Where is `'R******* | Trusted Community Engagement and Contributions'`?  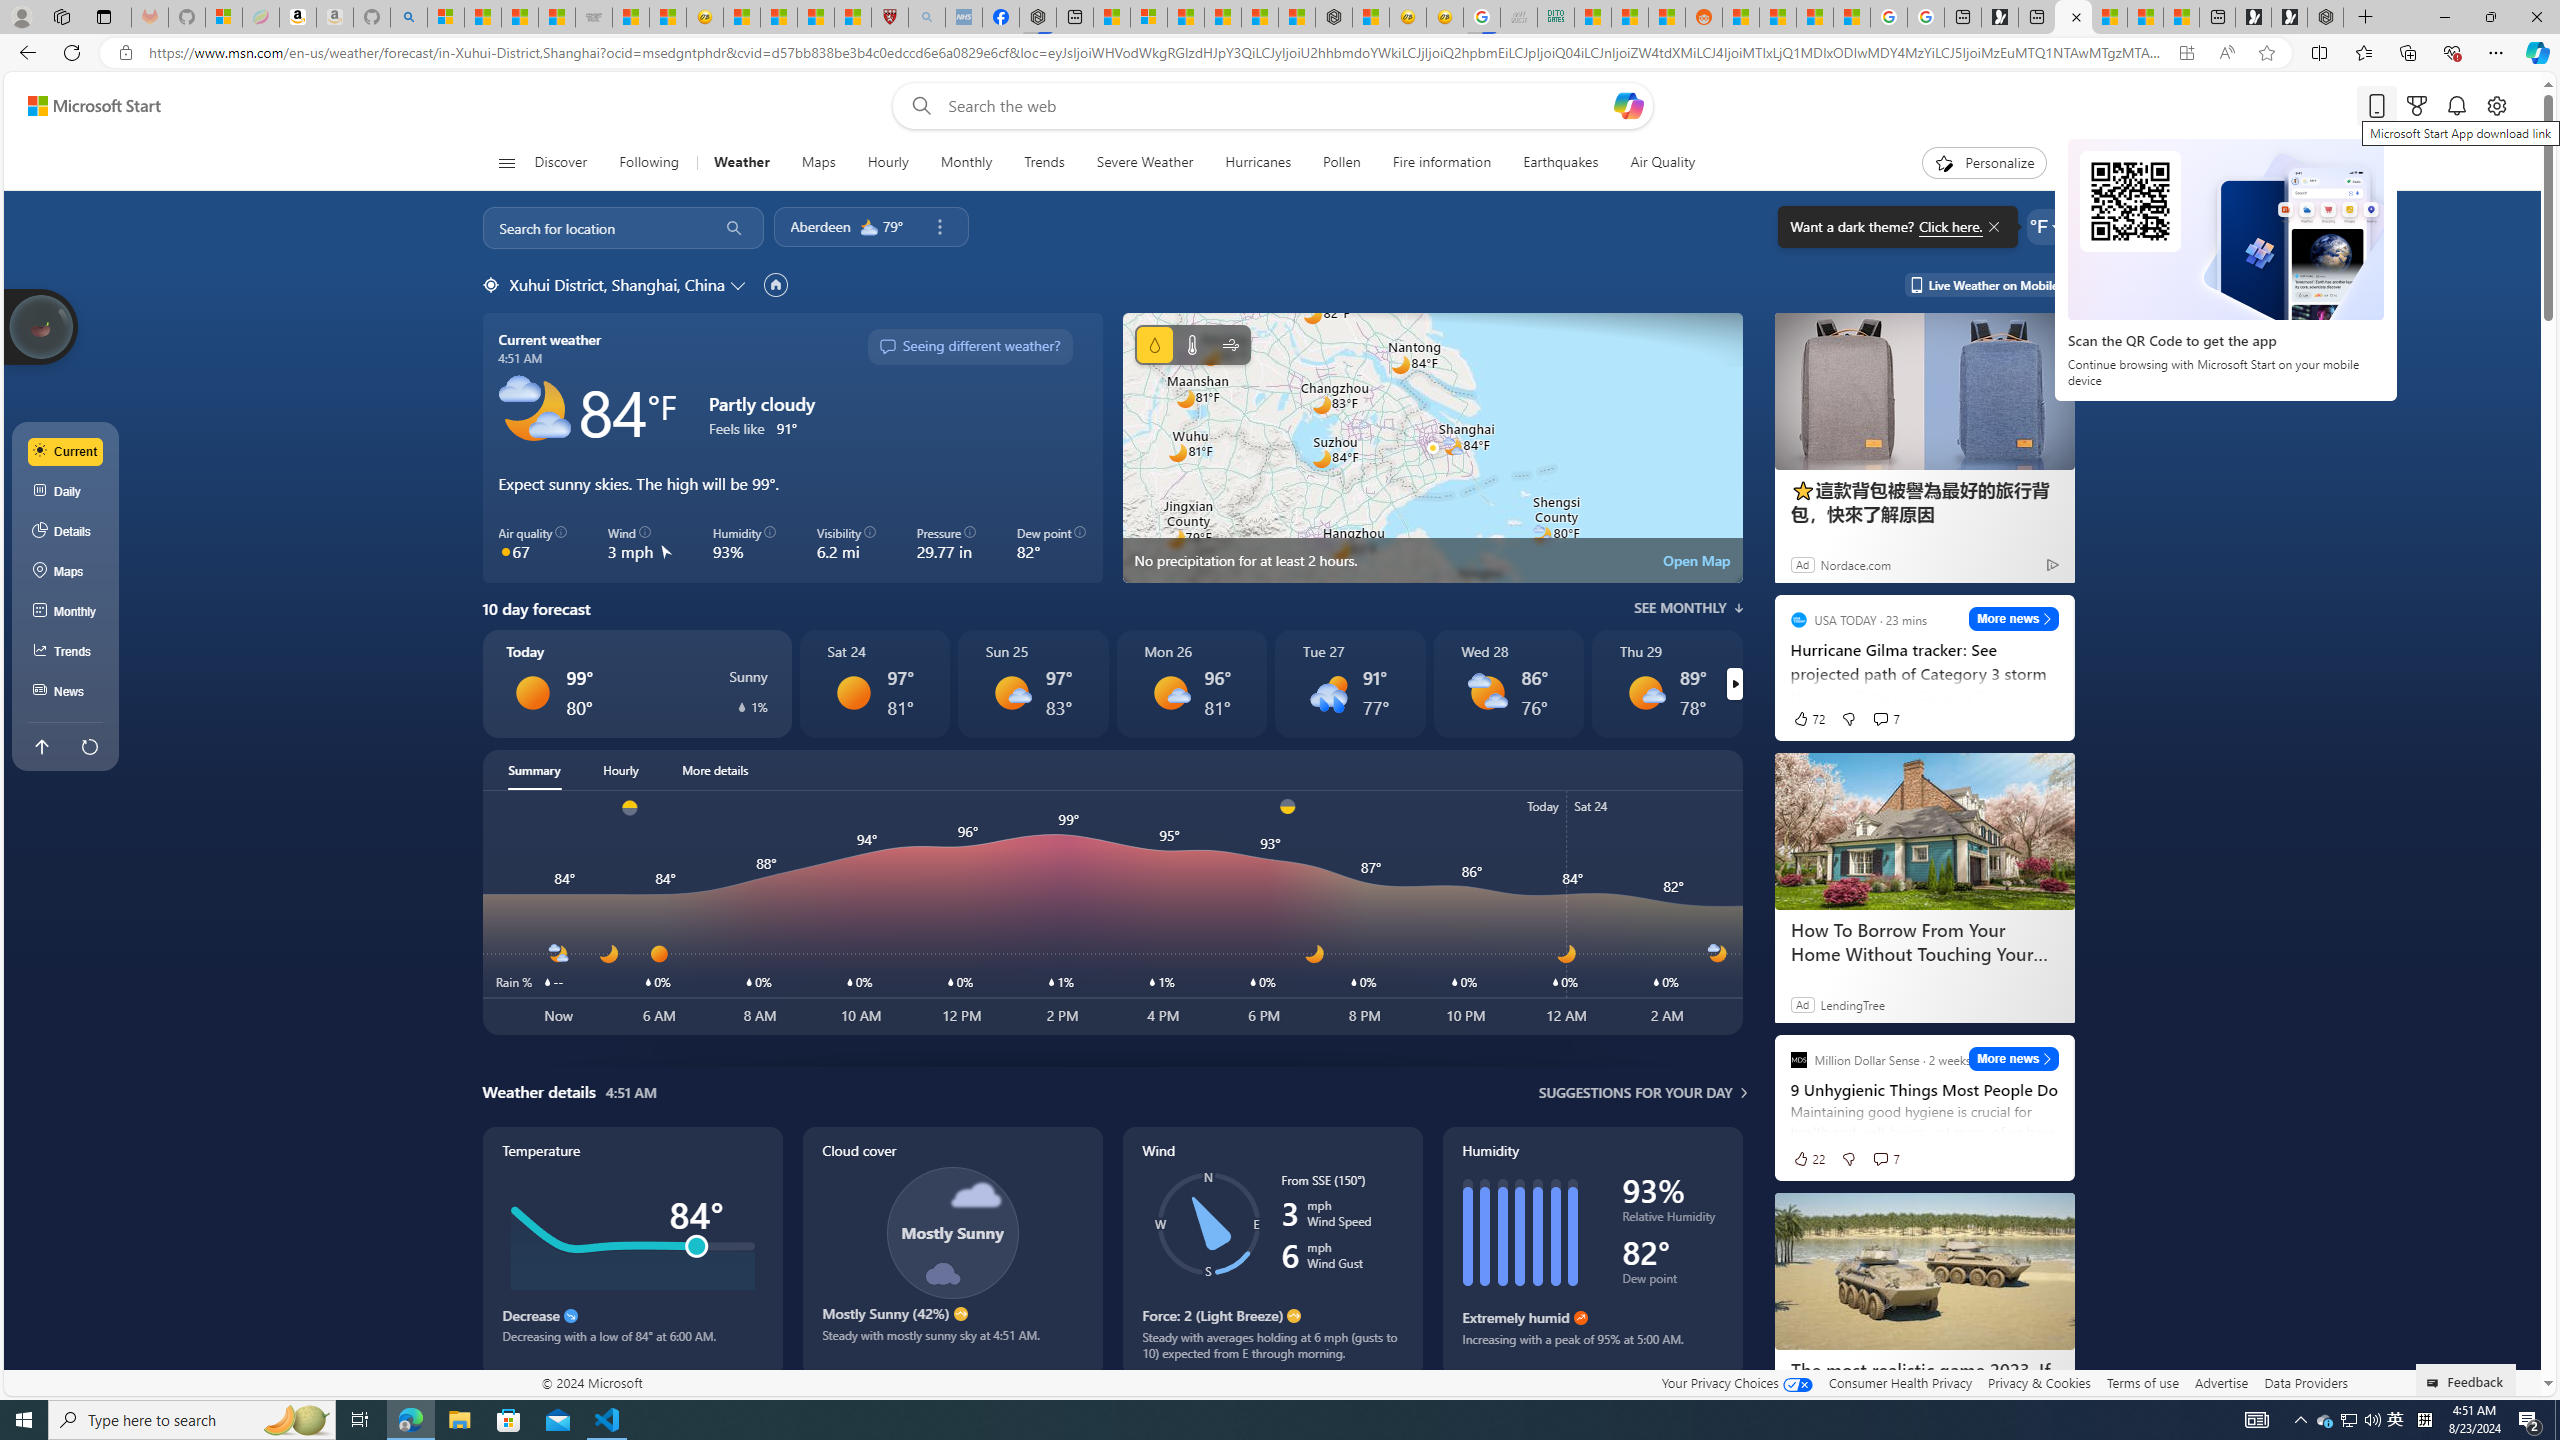
'R******* | Trusted Community Engagement and Contributions' is located at coordinates (1741, 16).